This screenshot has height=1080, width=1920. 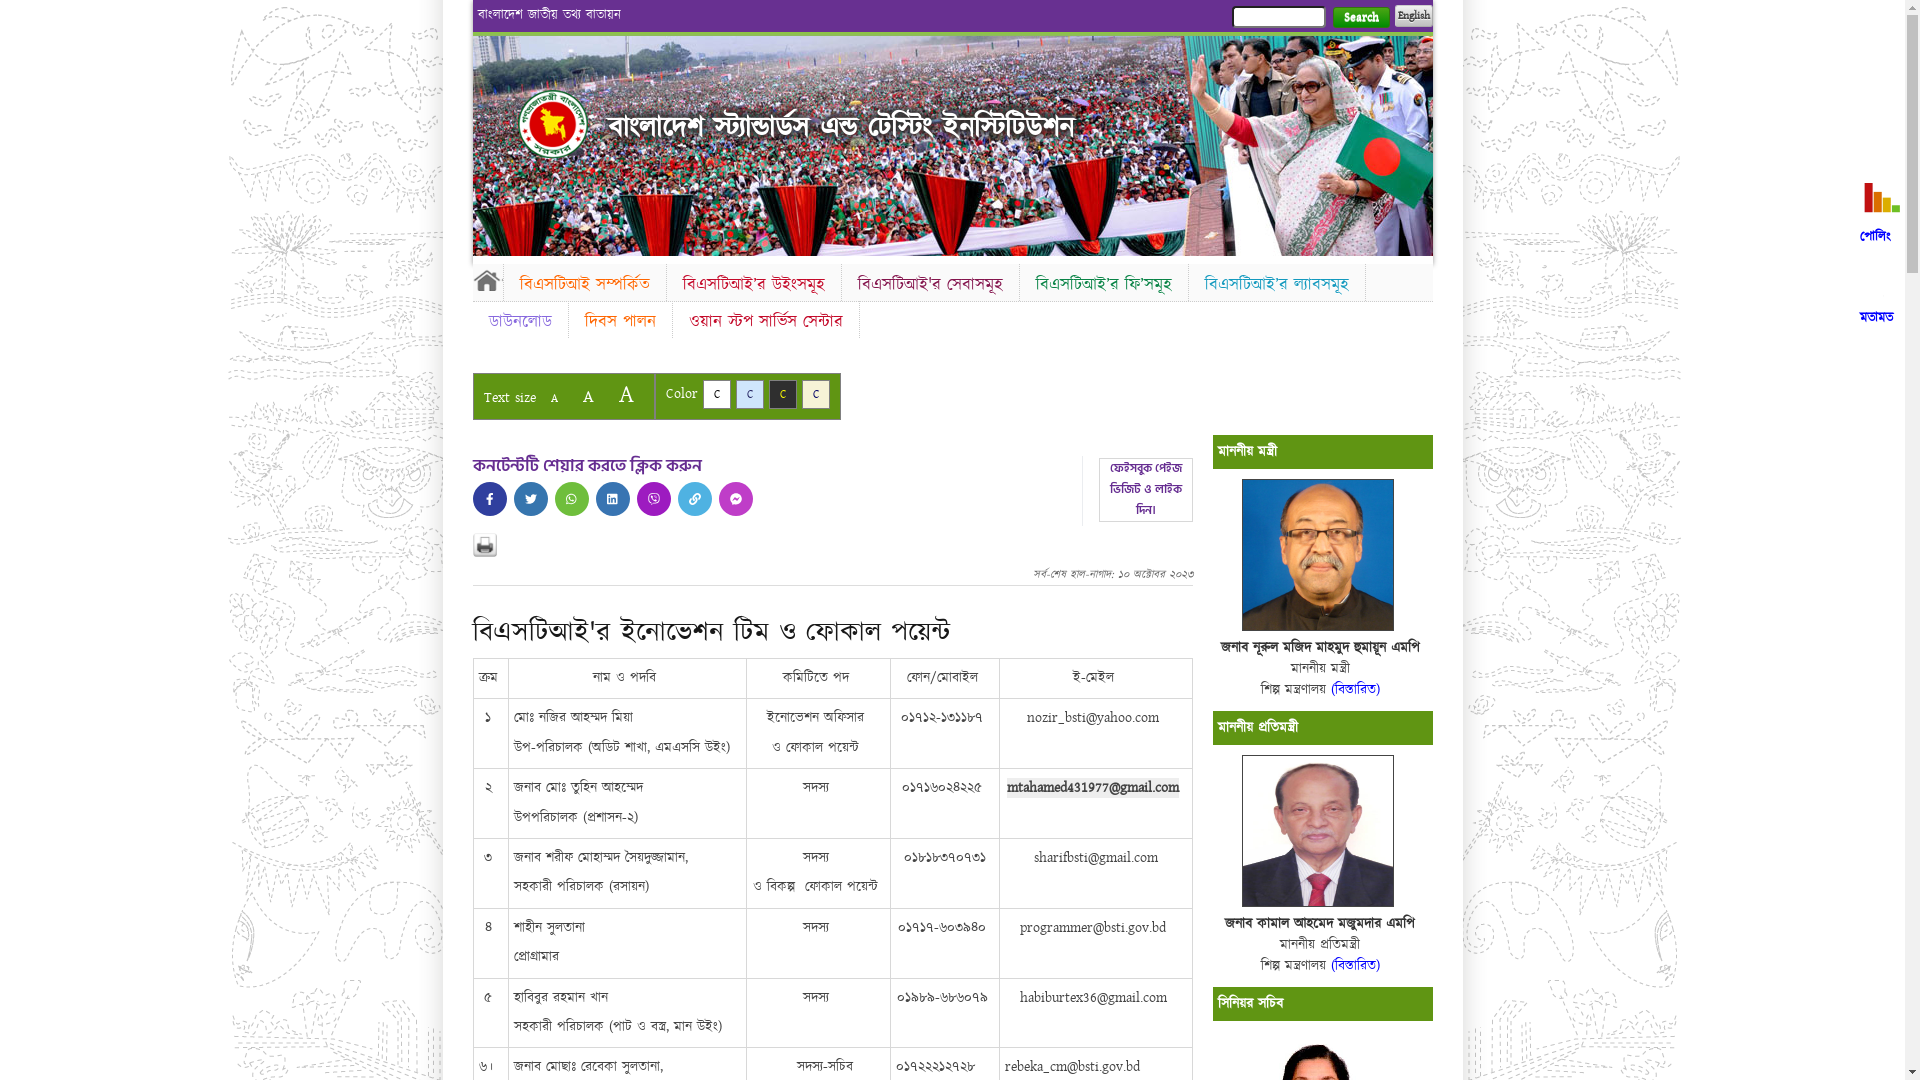 What do you see at coordinates (1331, 17) in the screenshot?
I see `'Search'` at bounding box center [1331, 17].